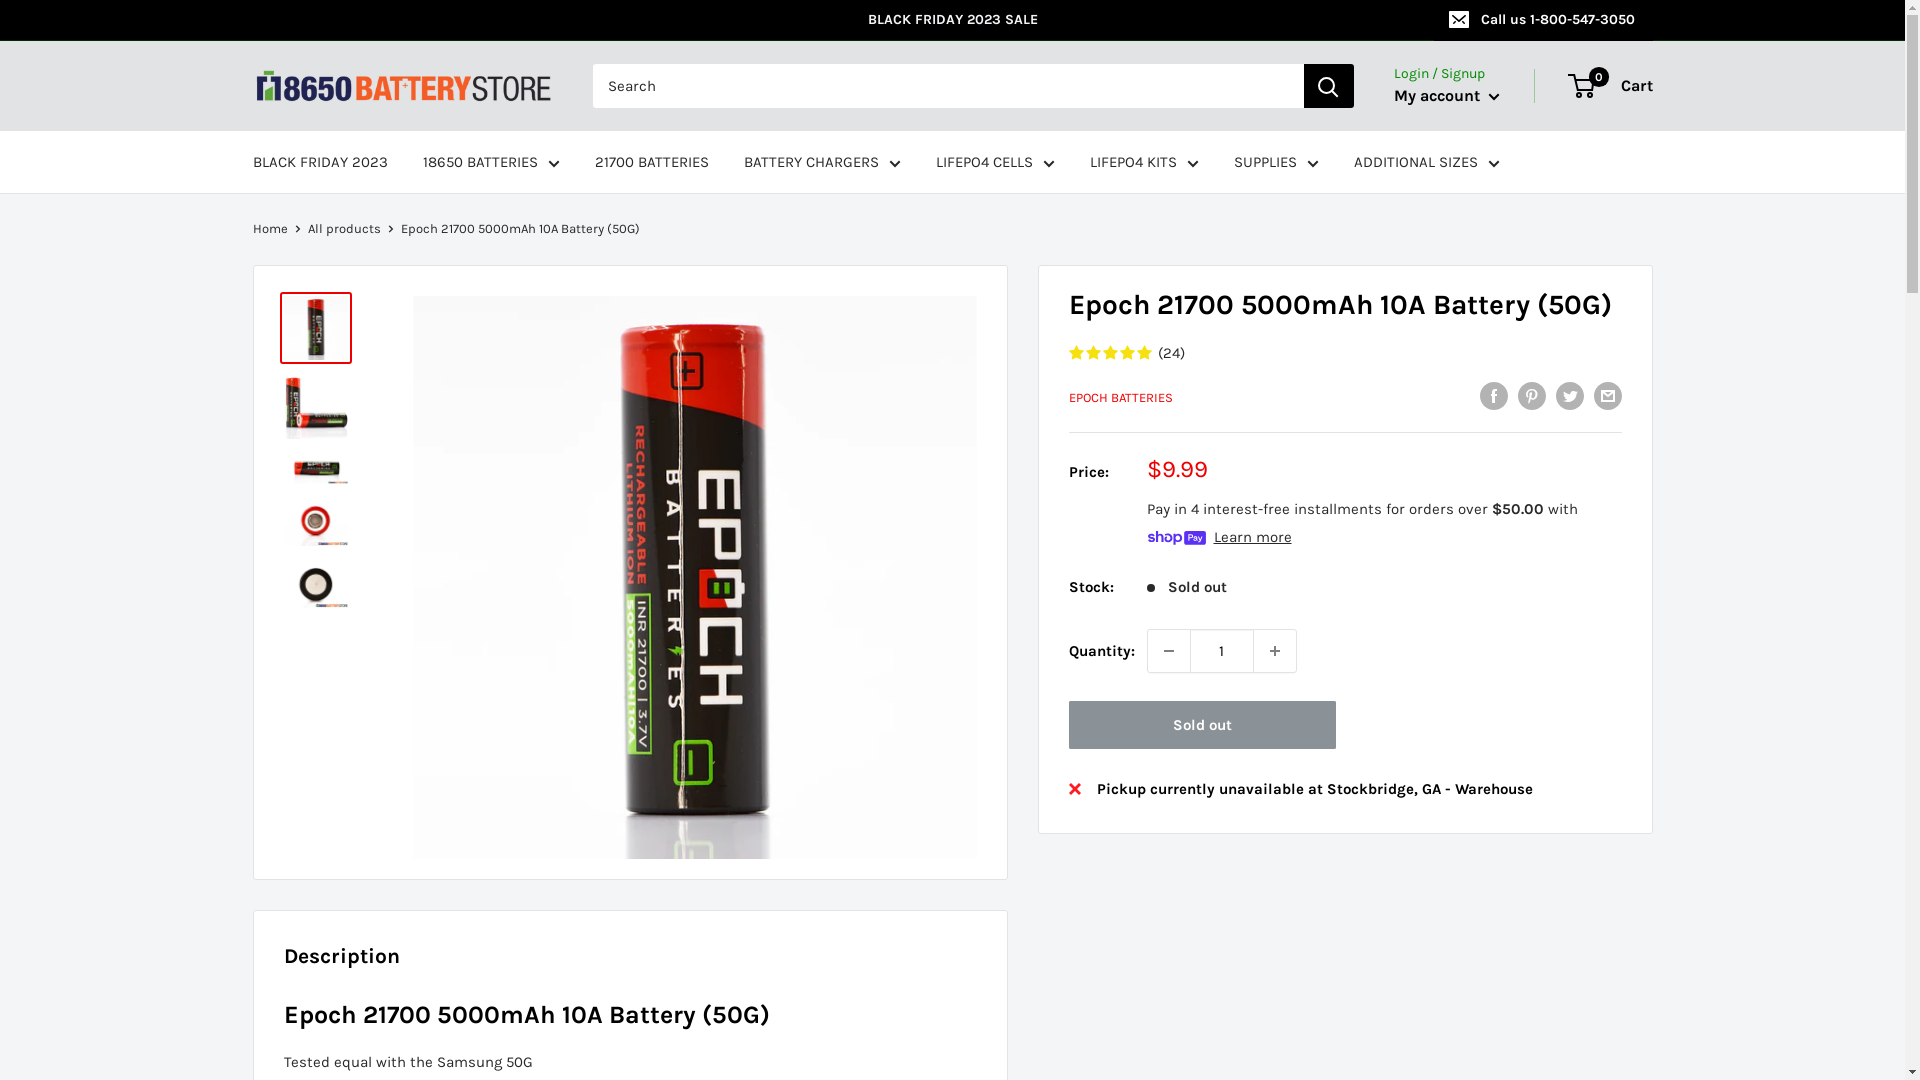  Describe the element at coordinates (1067, 725) in the screenshot. I see `'Sold out'` at that location.